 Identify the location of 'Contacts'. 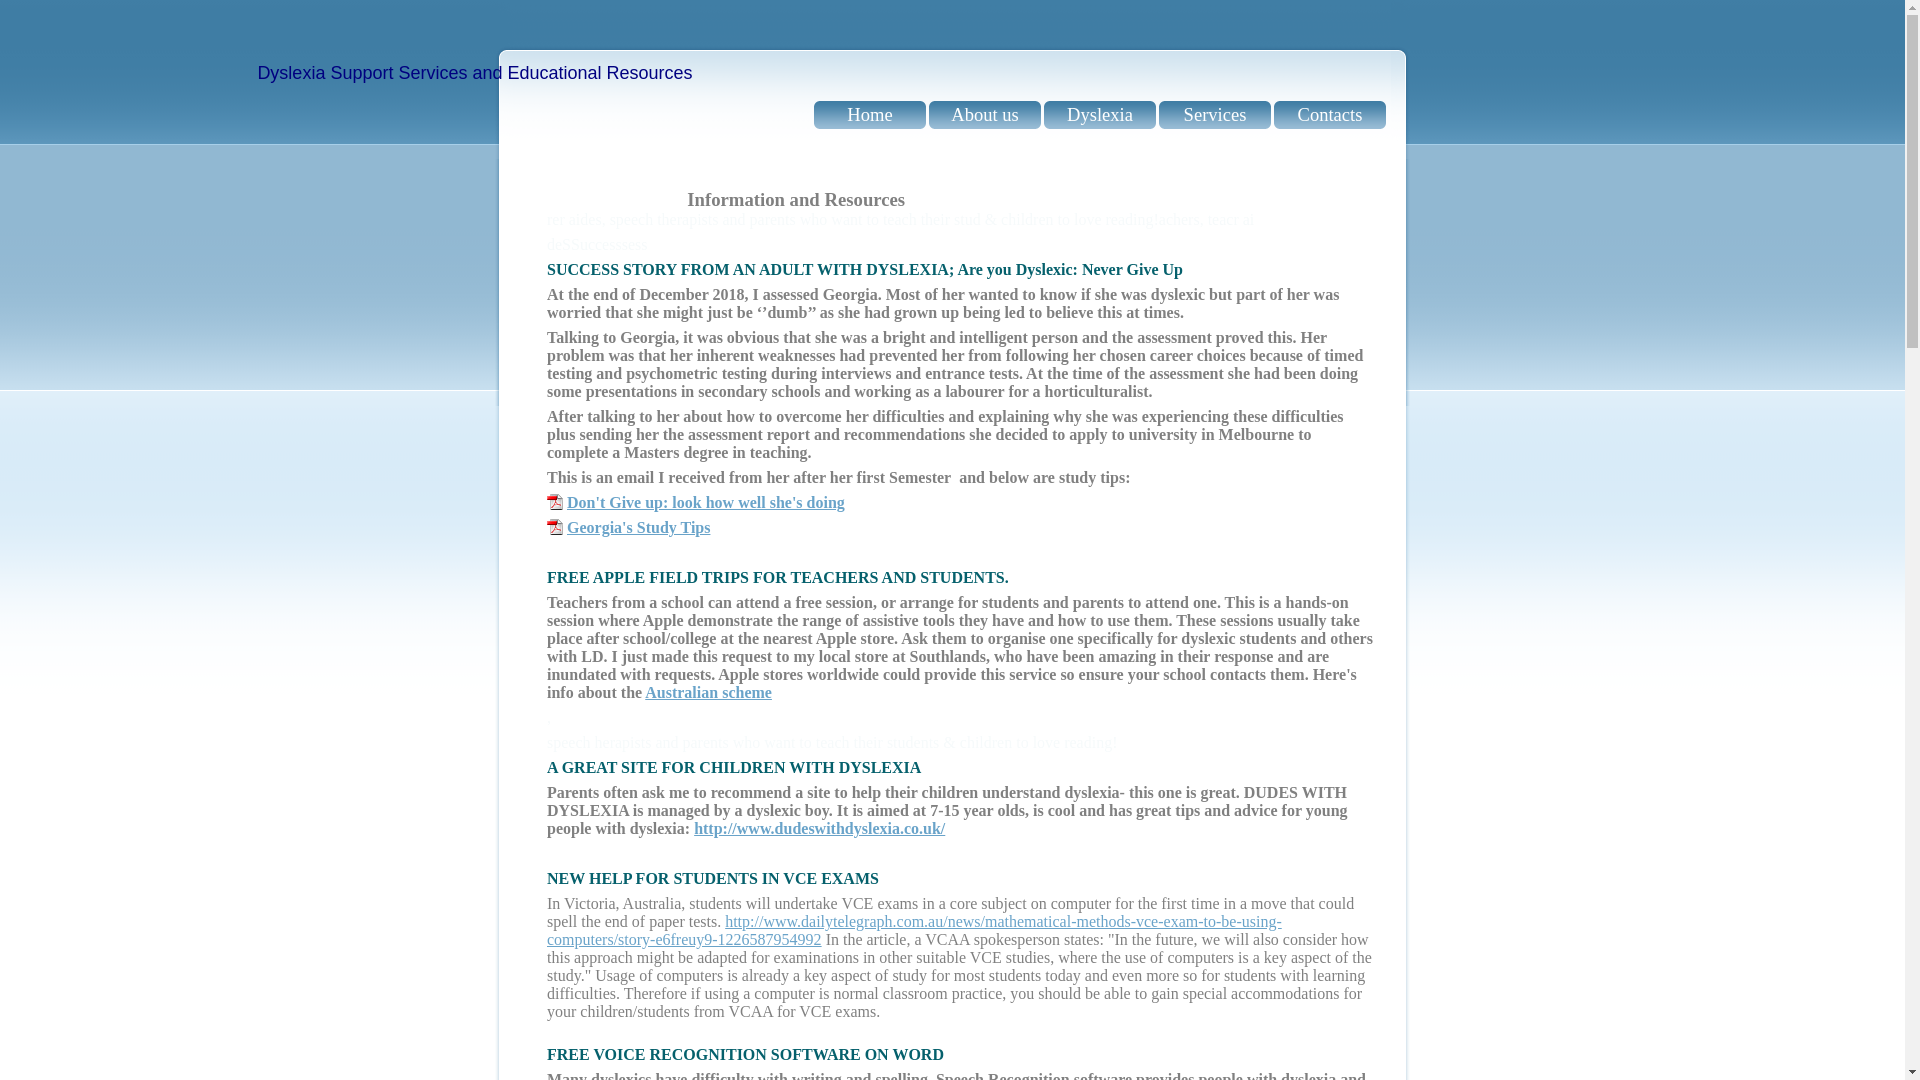
(1329, 115).